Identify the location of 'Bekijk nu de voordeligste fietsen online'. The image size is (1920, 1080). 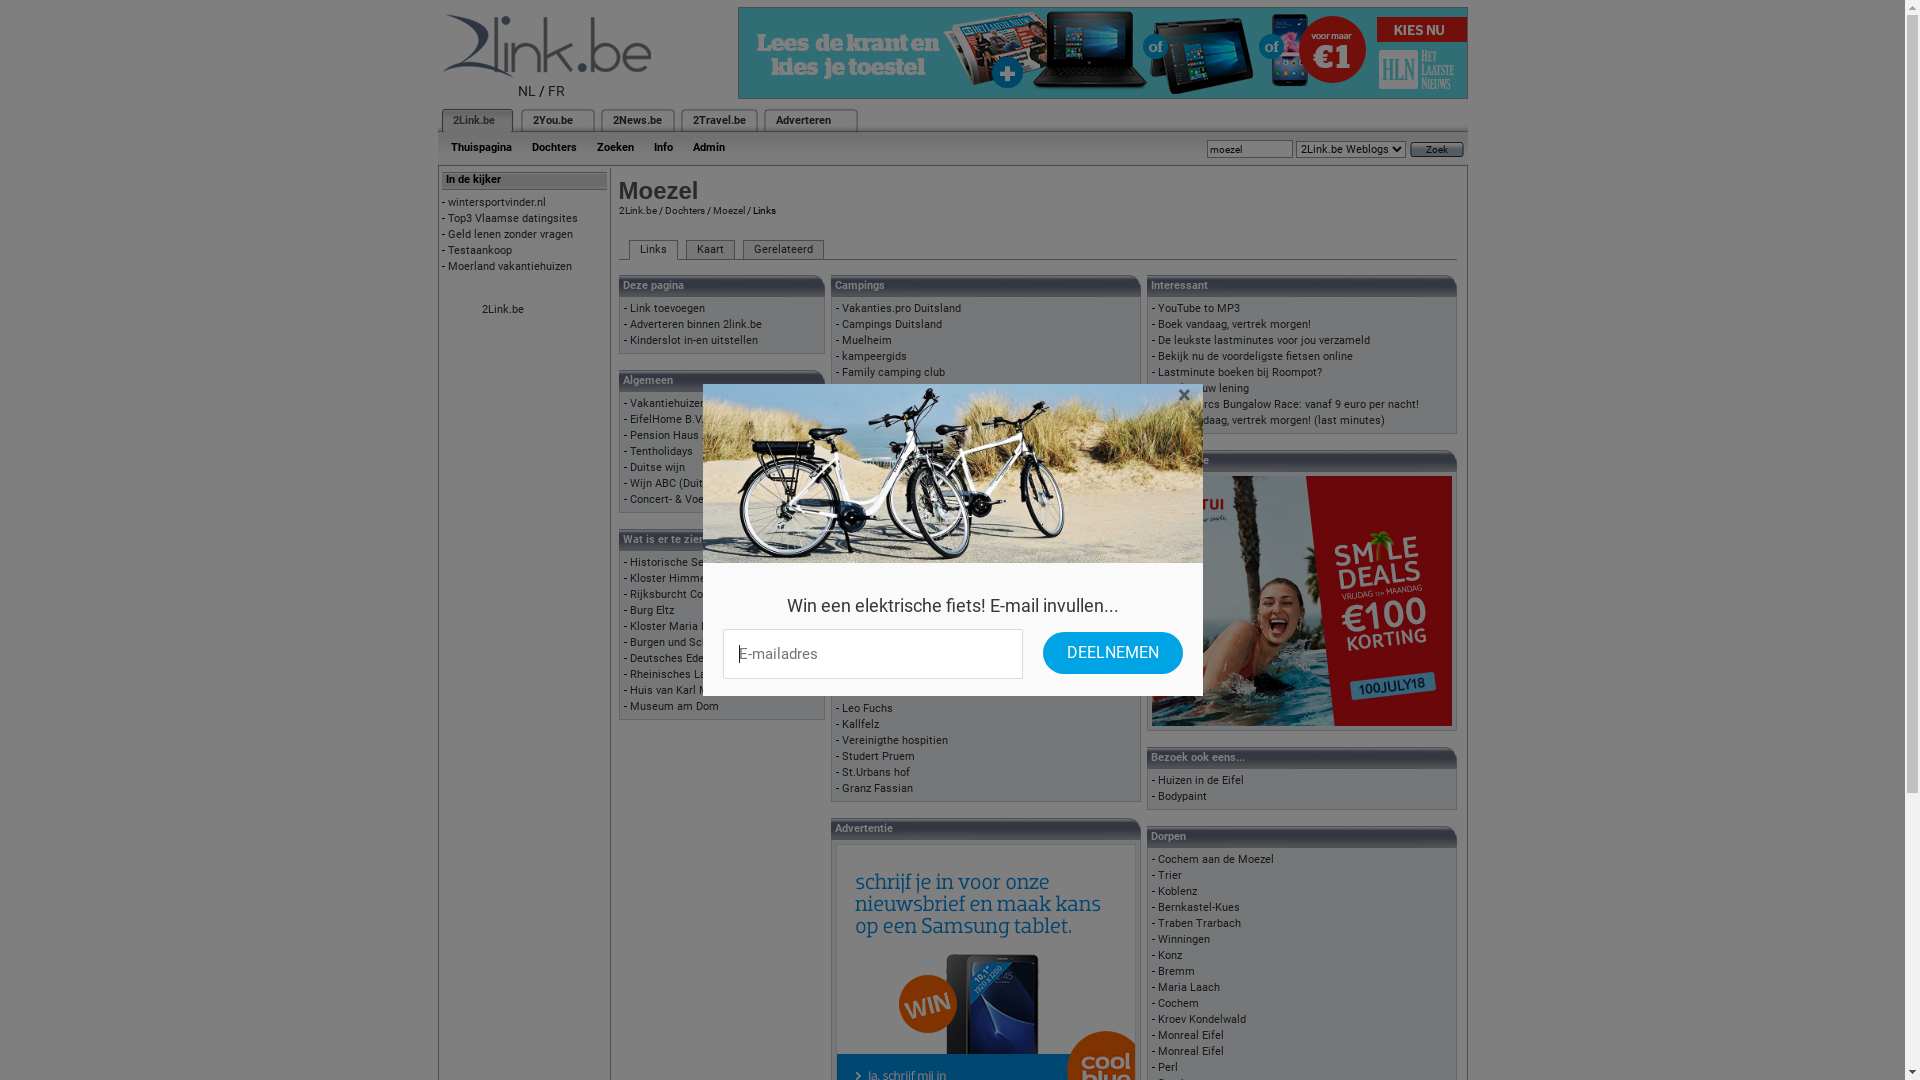
(1254, 355).